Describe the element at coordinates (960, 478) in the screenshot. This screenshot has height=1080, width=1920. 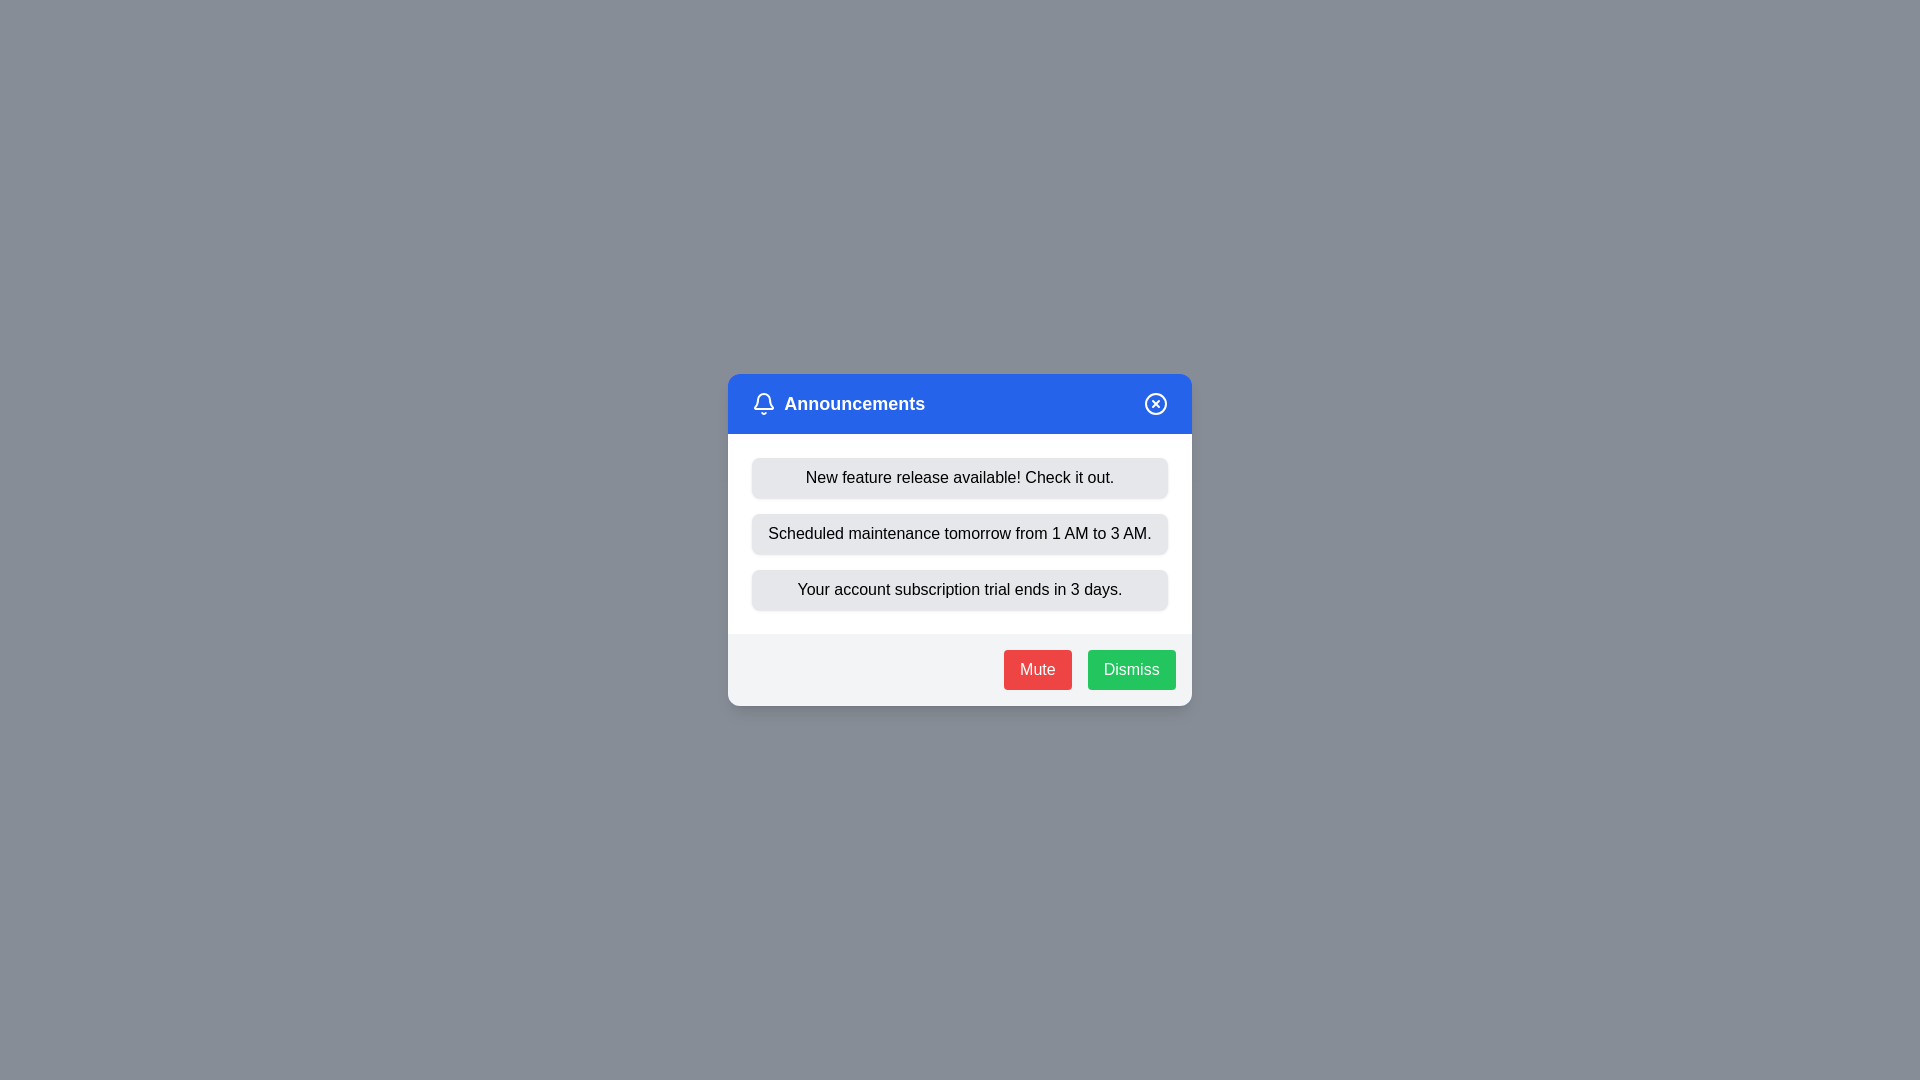
I see `the announcement titled 'New feature release available! Check it out.'` at that location.